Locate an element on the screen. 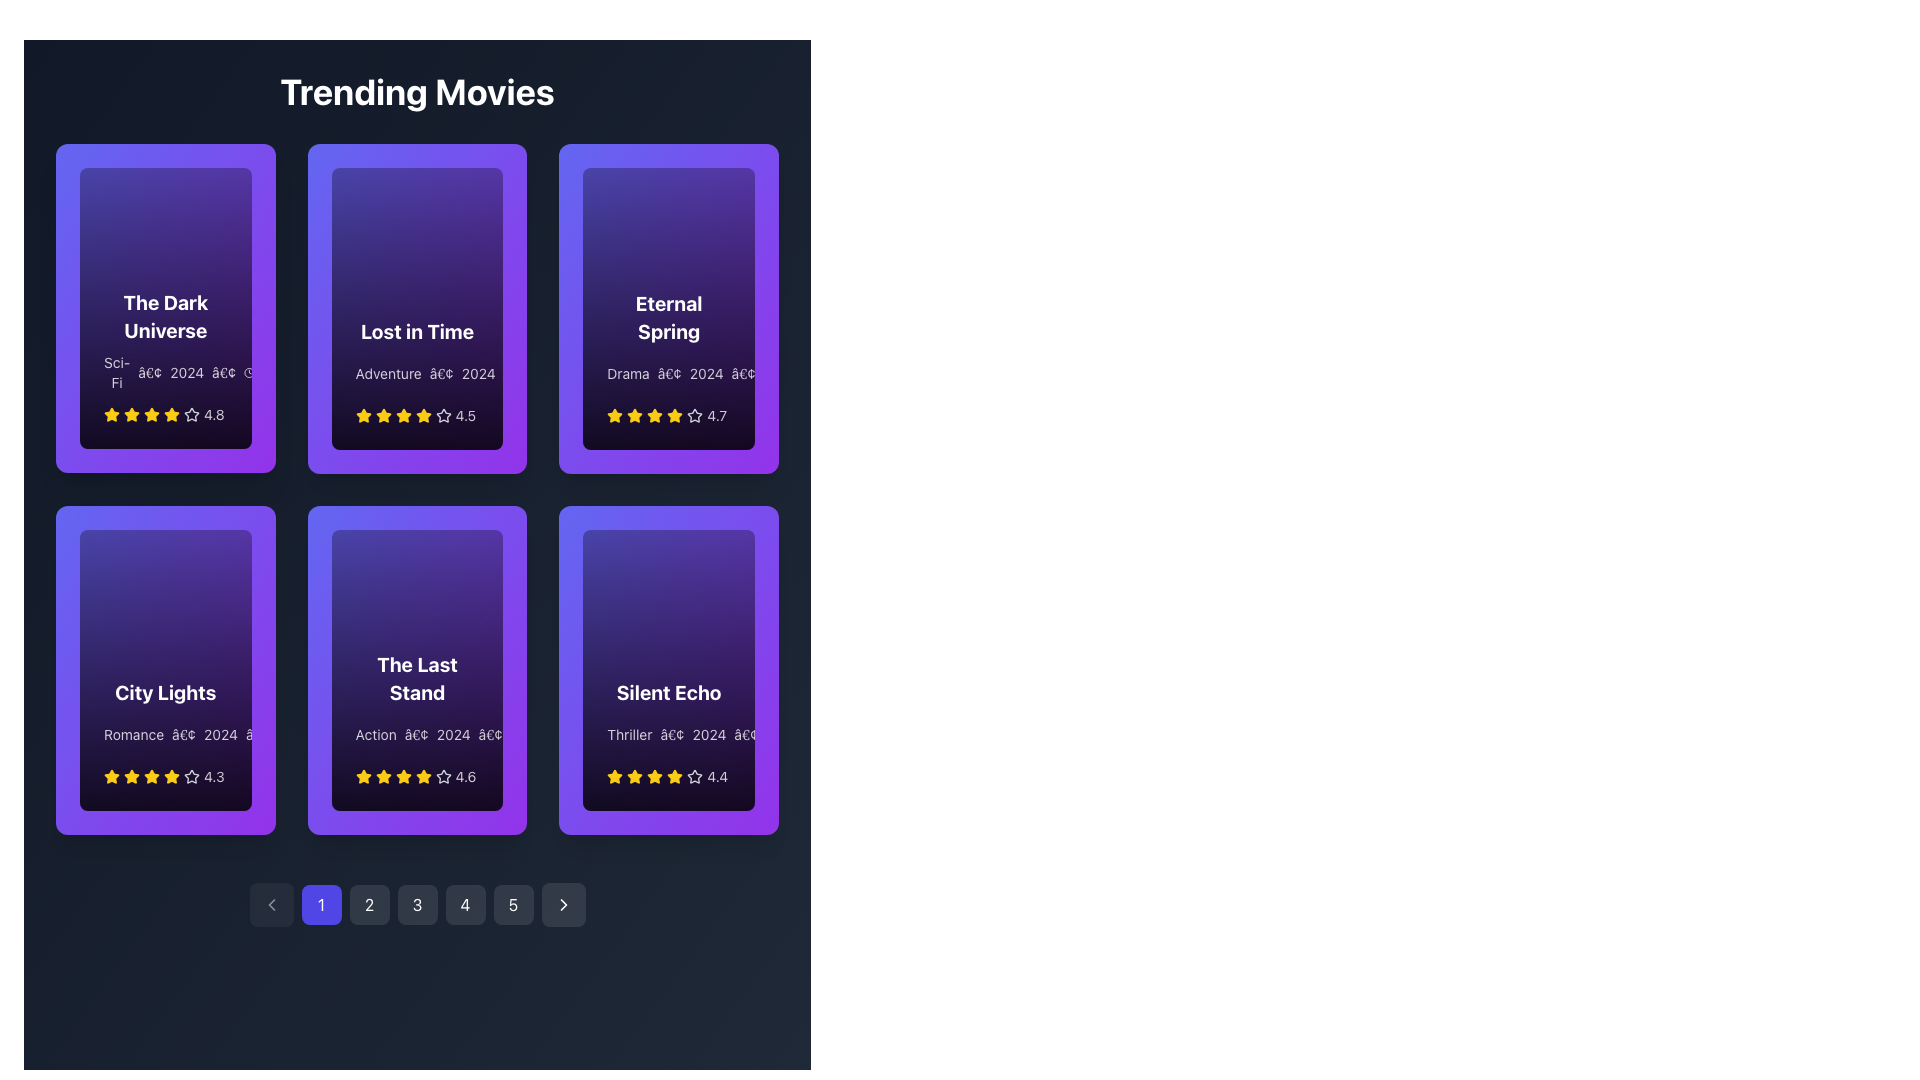 This screenshot has width=1920, height=1080. the 'Romance' label, which is a text label with a white font located under the title 'City Lights' and above other metadata in the leftmost card on the second row is located at coordinates (133, 734).